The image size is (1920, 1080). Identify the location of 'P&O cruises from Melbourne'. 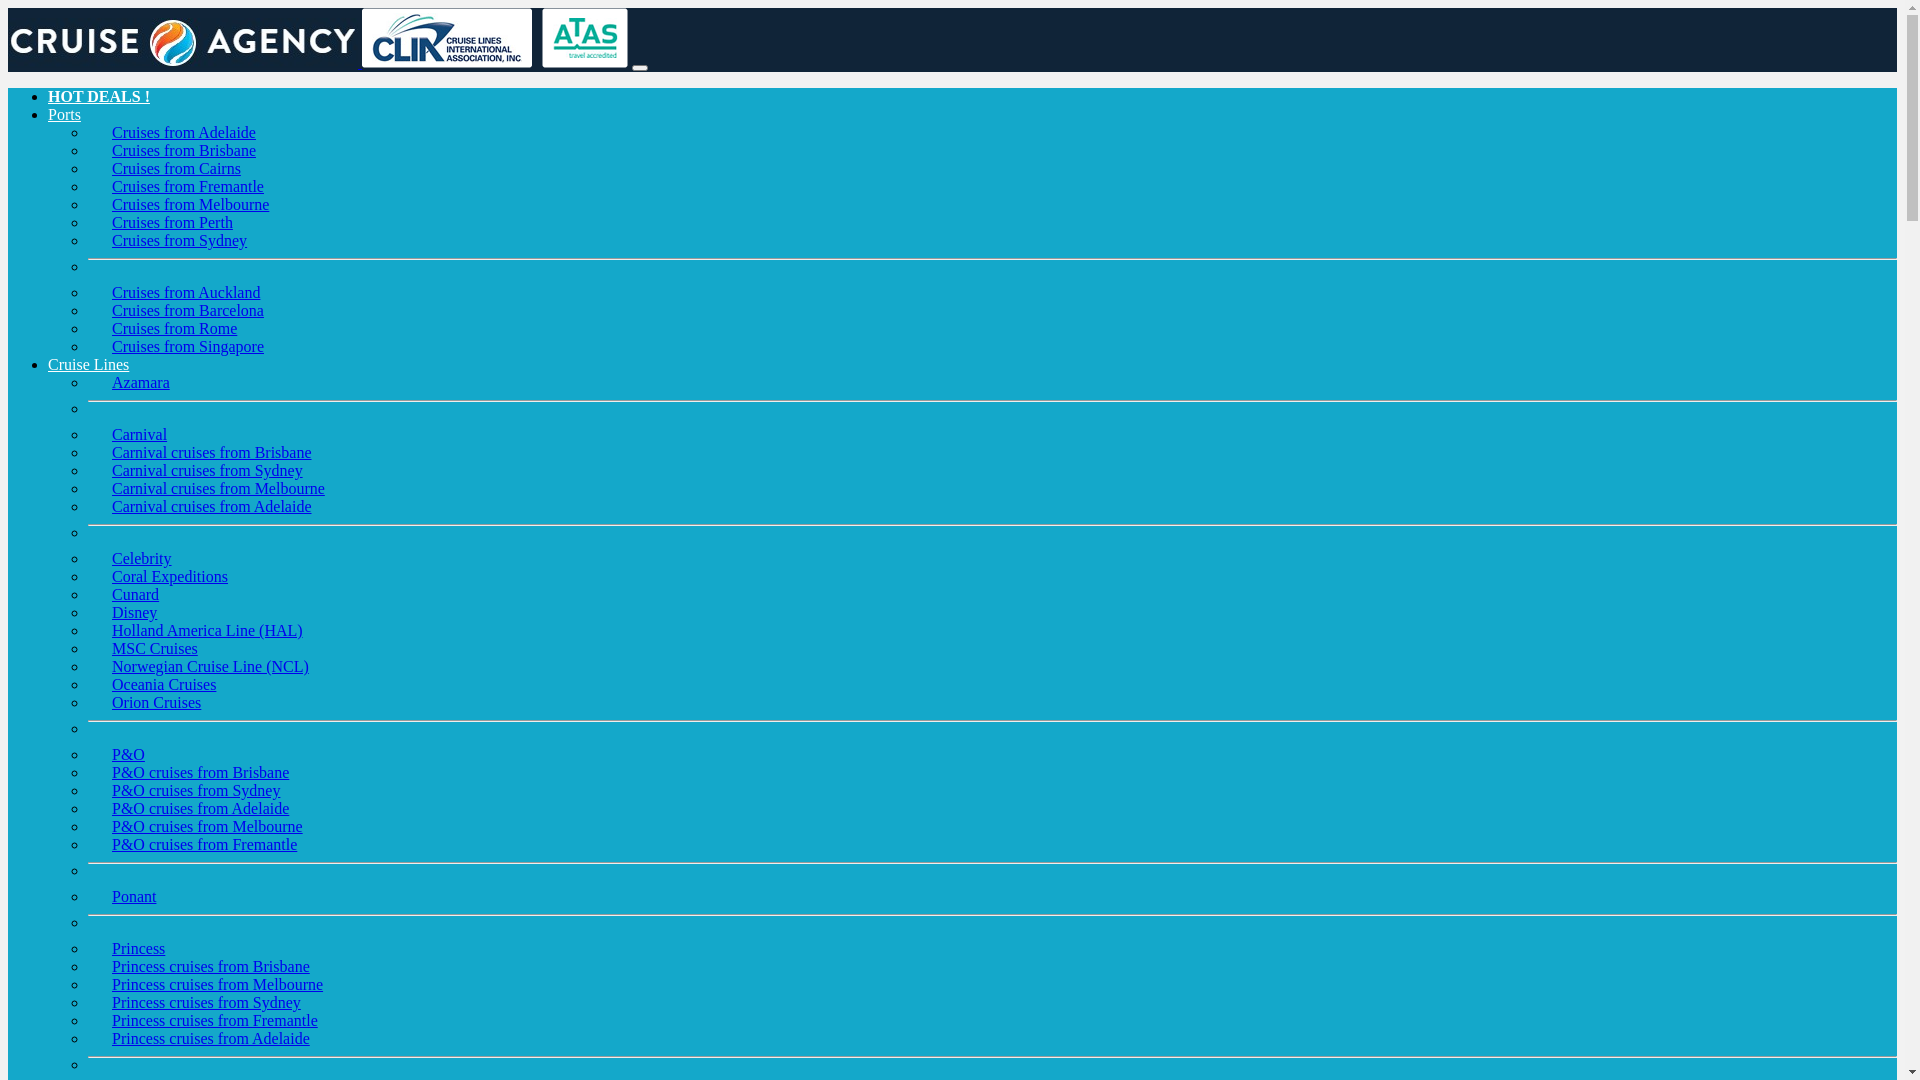
(207, 826).